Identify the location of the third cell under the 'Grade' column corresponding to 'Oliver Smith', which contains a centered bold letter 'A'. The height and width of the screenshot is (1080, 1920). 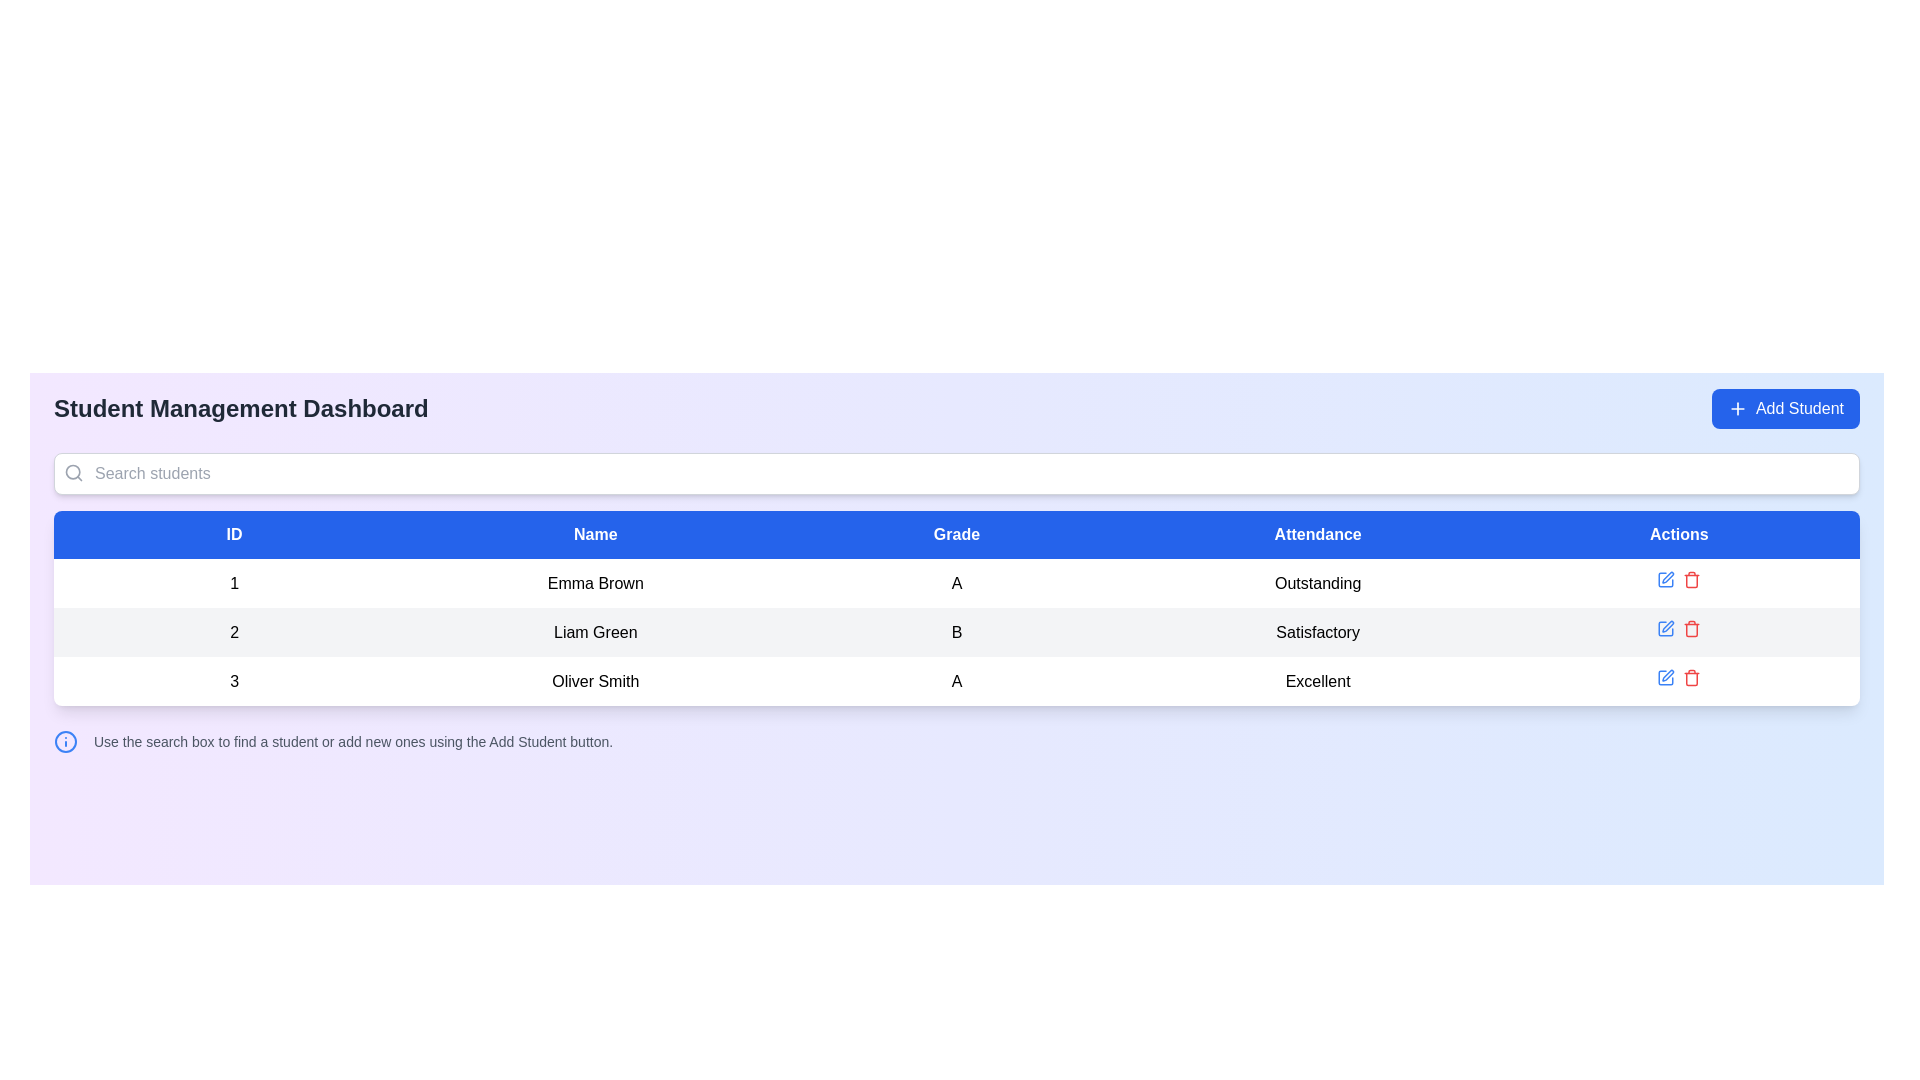
(955, 680).